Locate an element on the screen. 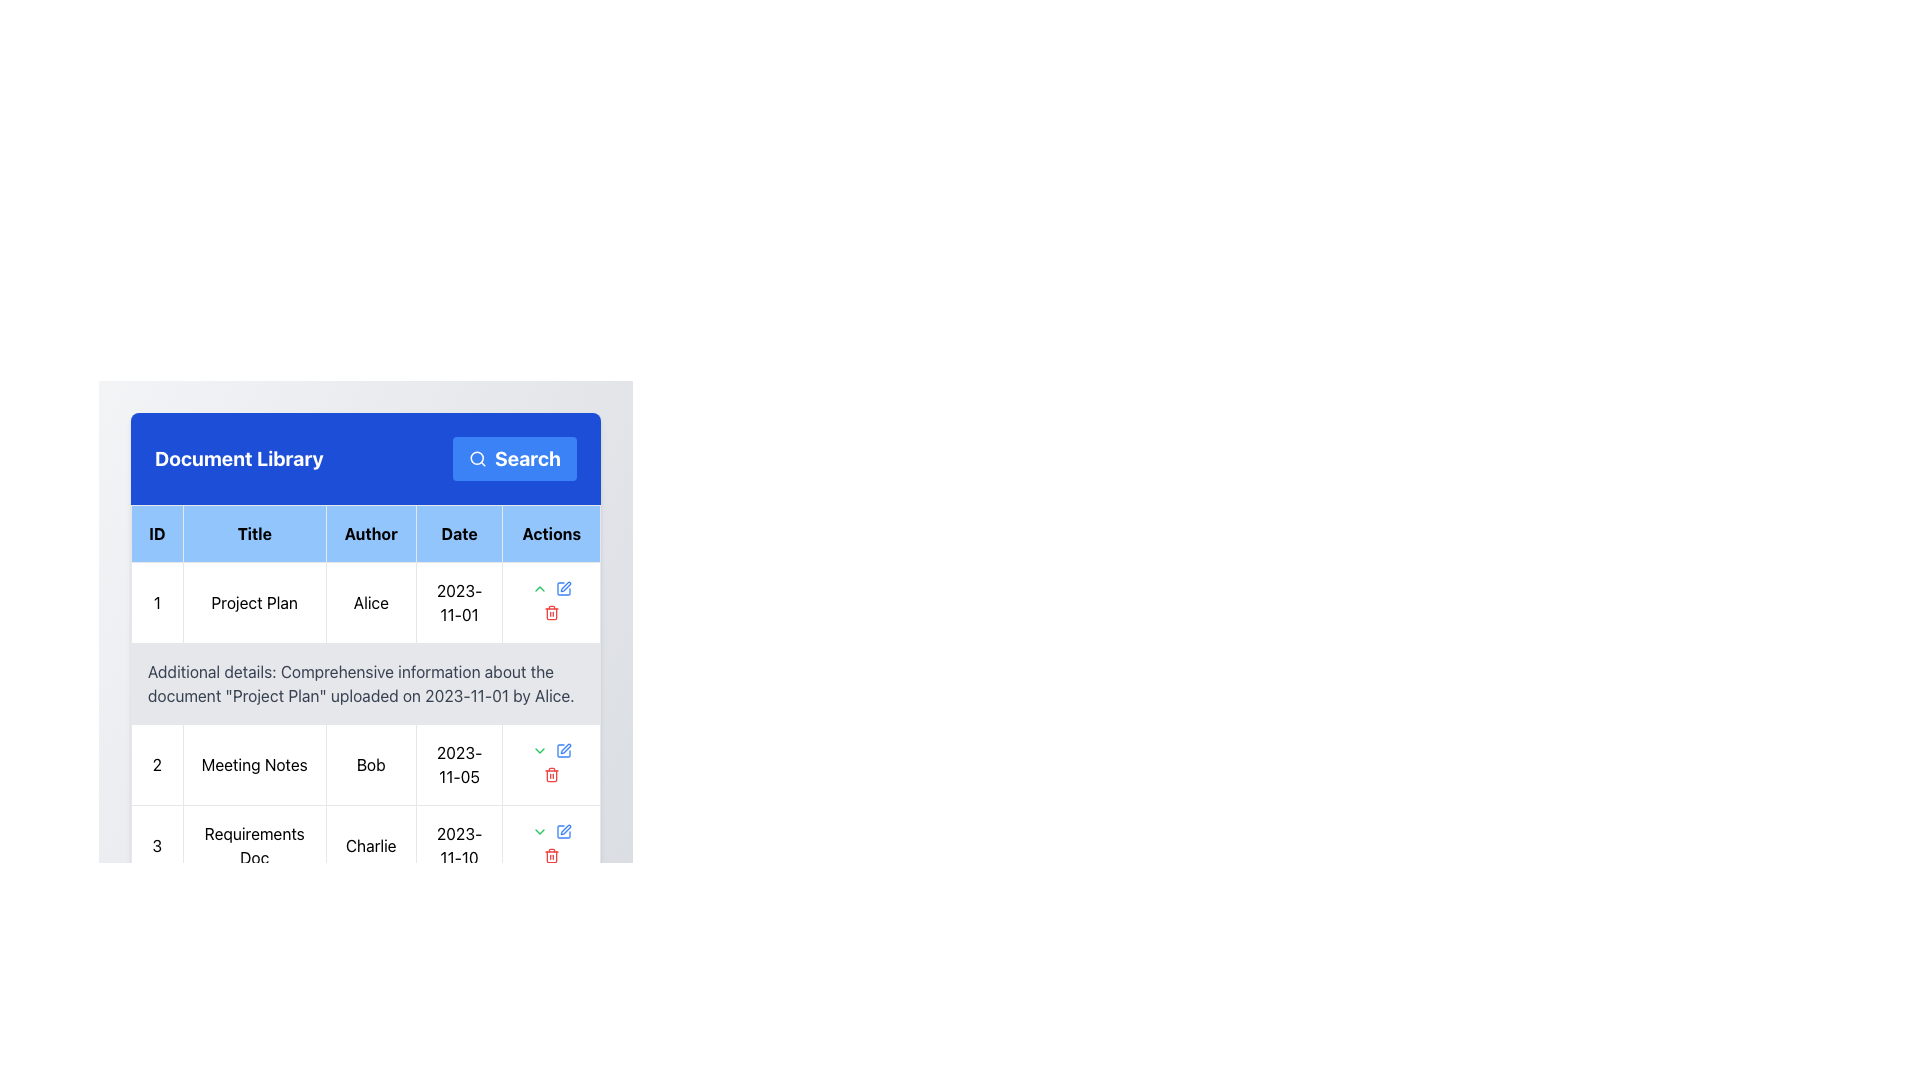  the Table Header Cell that labels the second column of the table indicating item titles, located between 'ID' and 'Author' is located at coordinates (253, 532).